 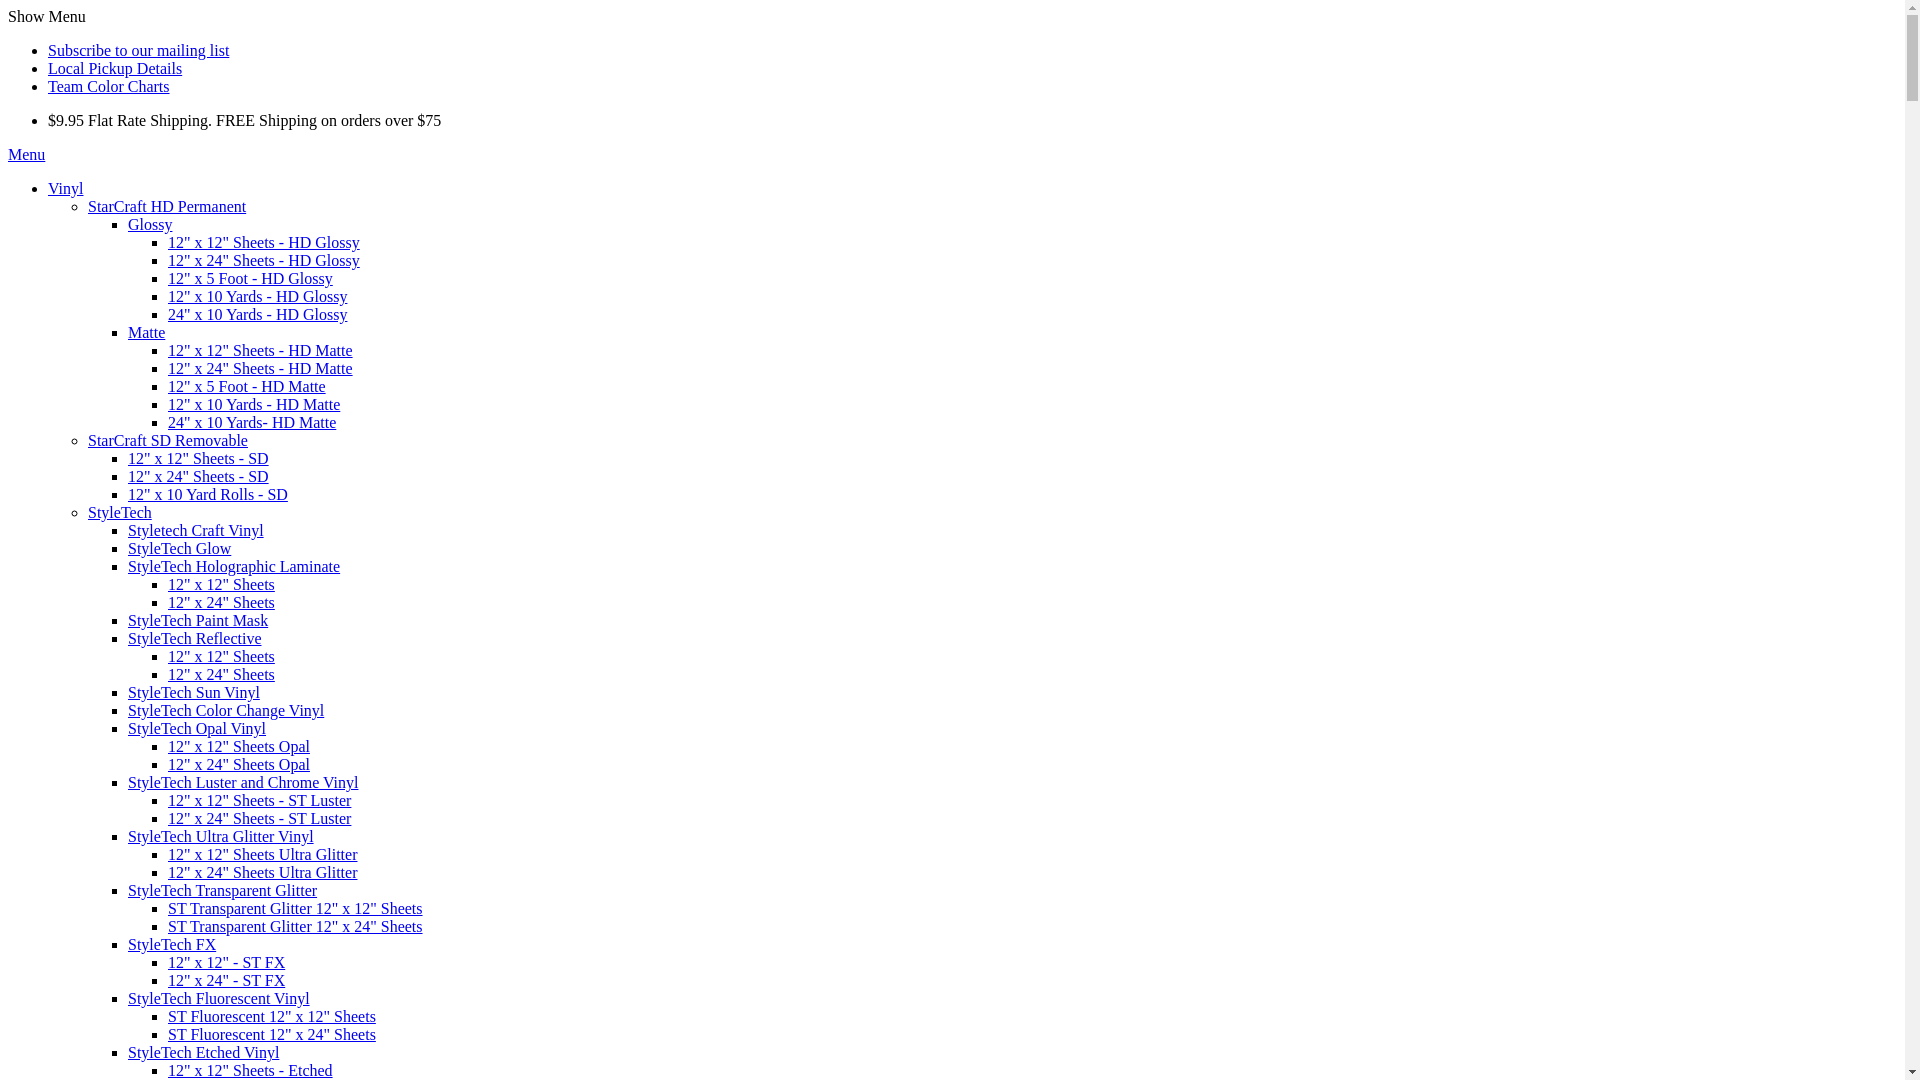 What do you see at coordinates (259, 349) in the screenshot?
I see `'12" x 12" Sheets - HD Matte'` at bounding box center [259, 349].